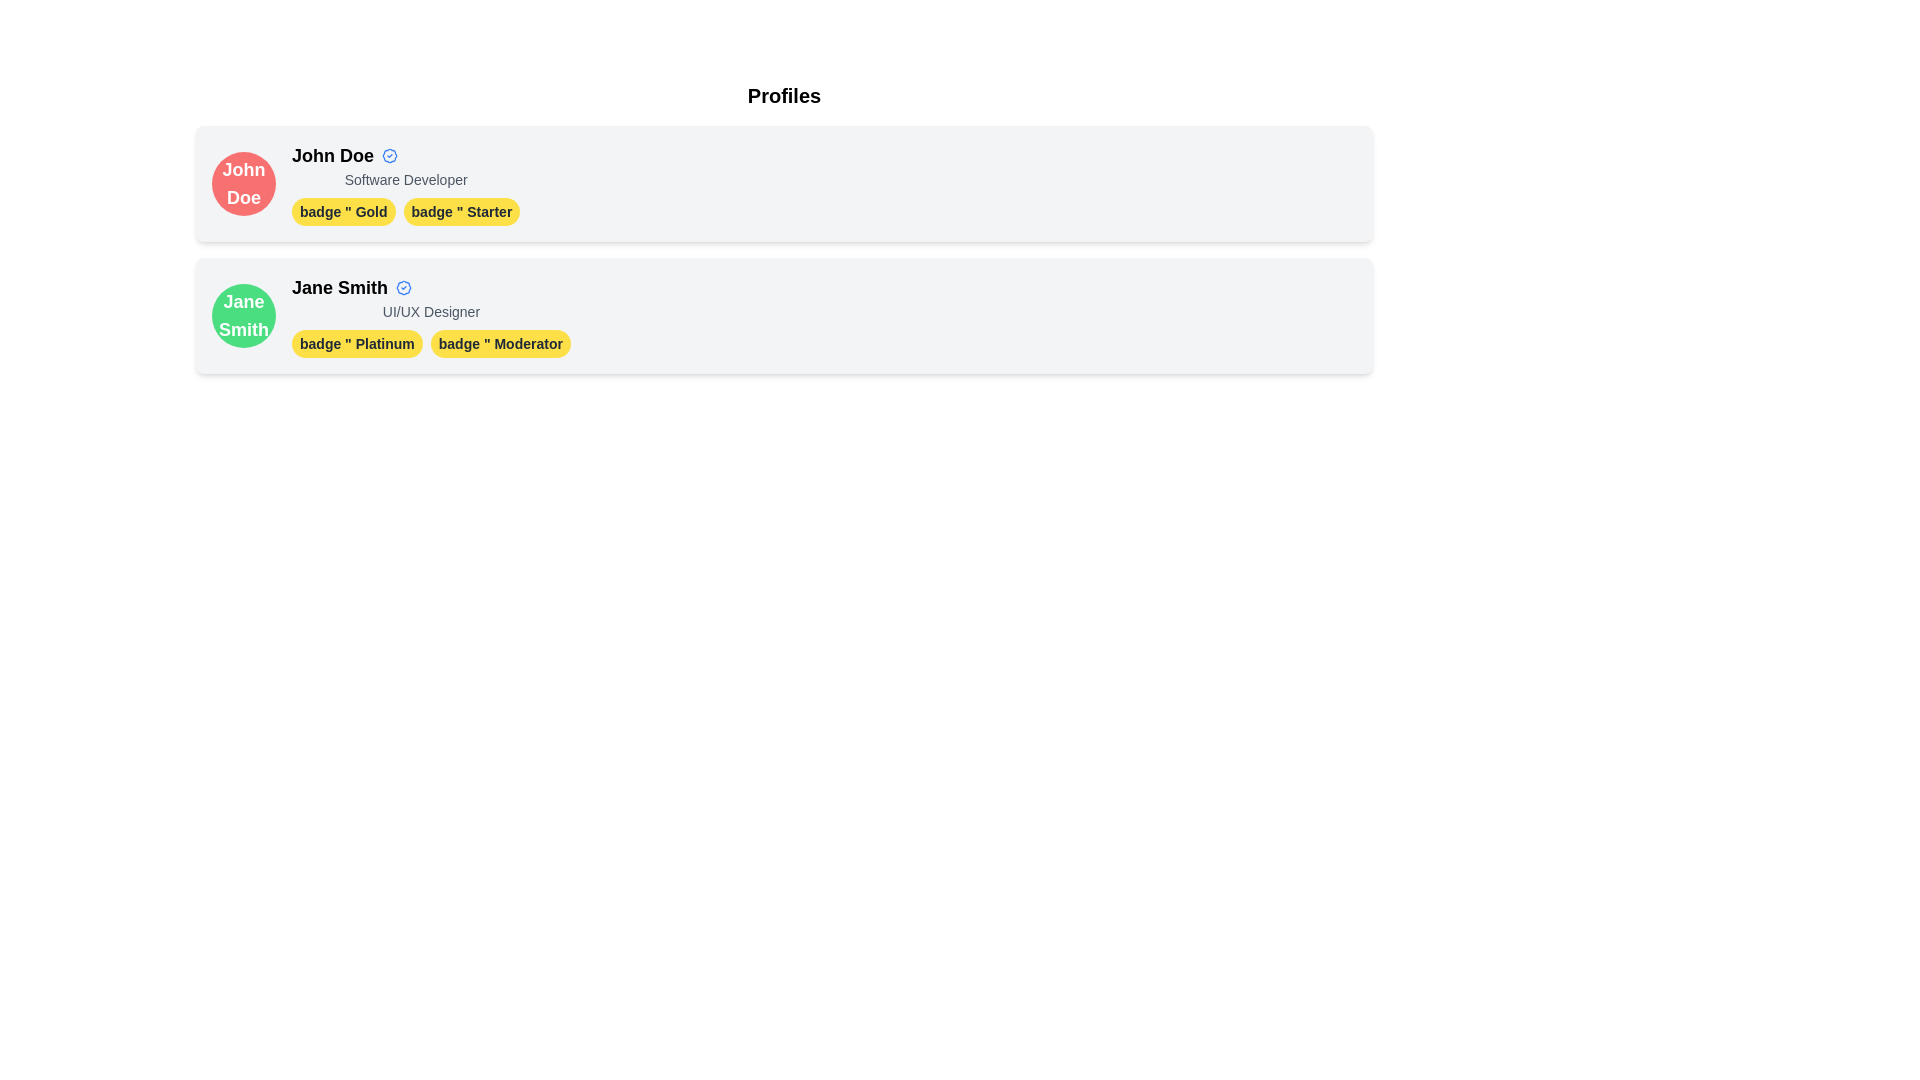  I want to click on the verification badge icon next to the name 'John Doe' to indicate its importance as a sign of verification, so click(389, 154).